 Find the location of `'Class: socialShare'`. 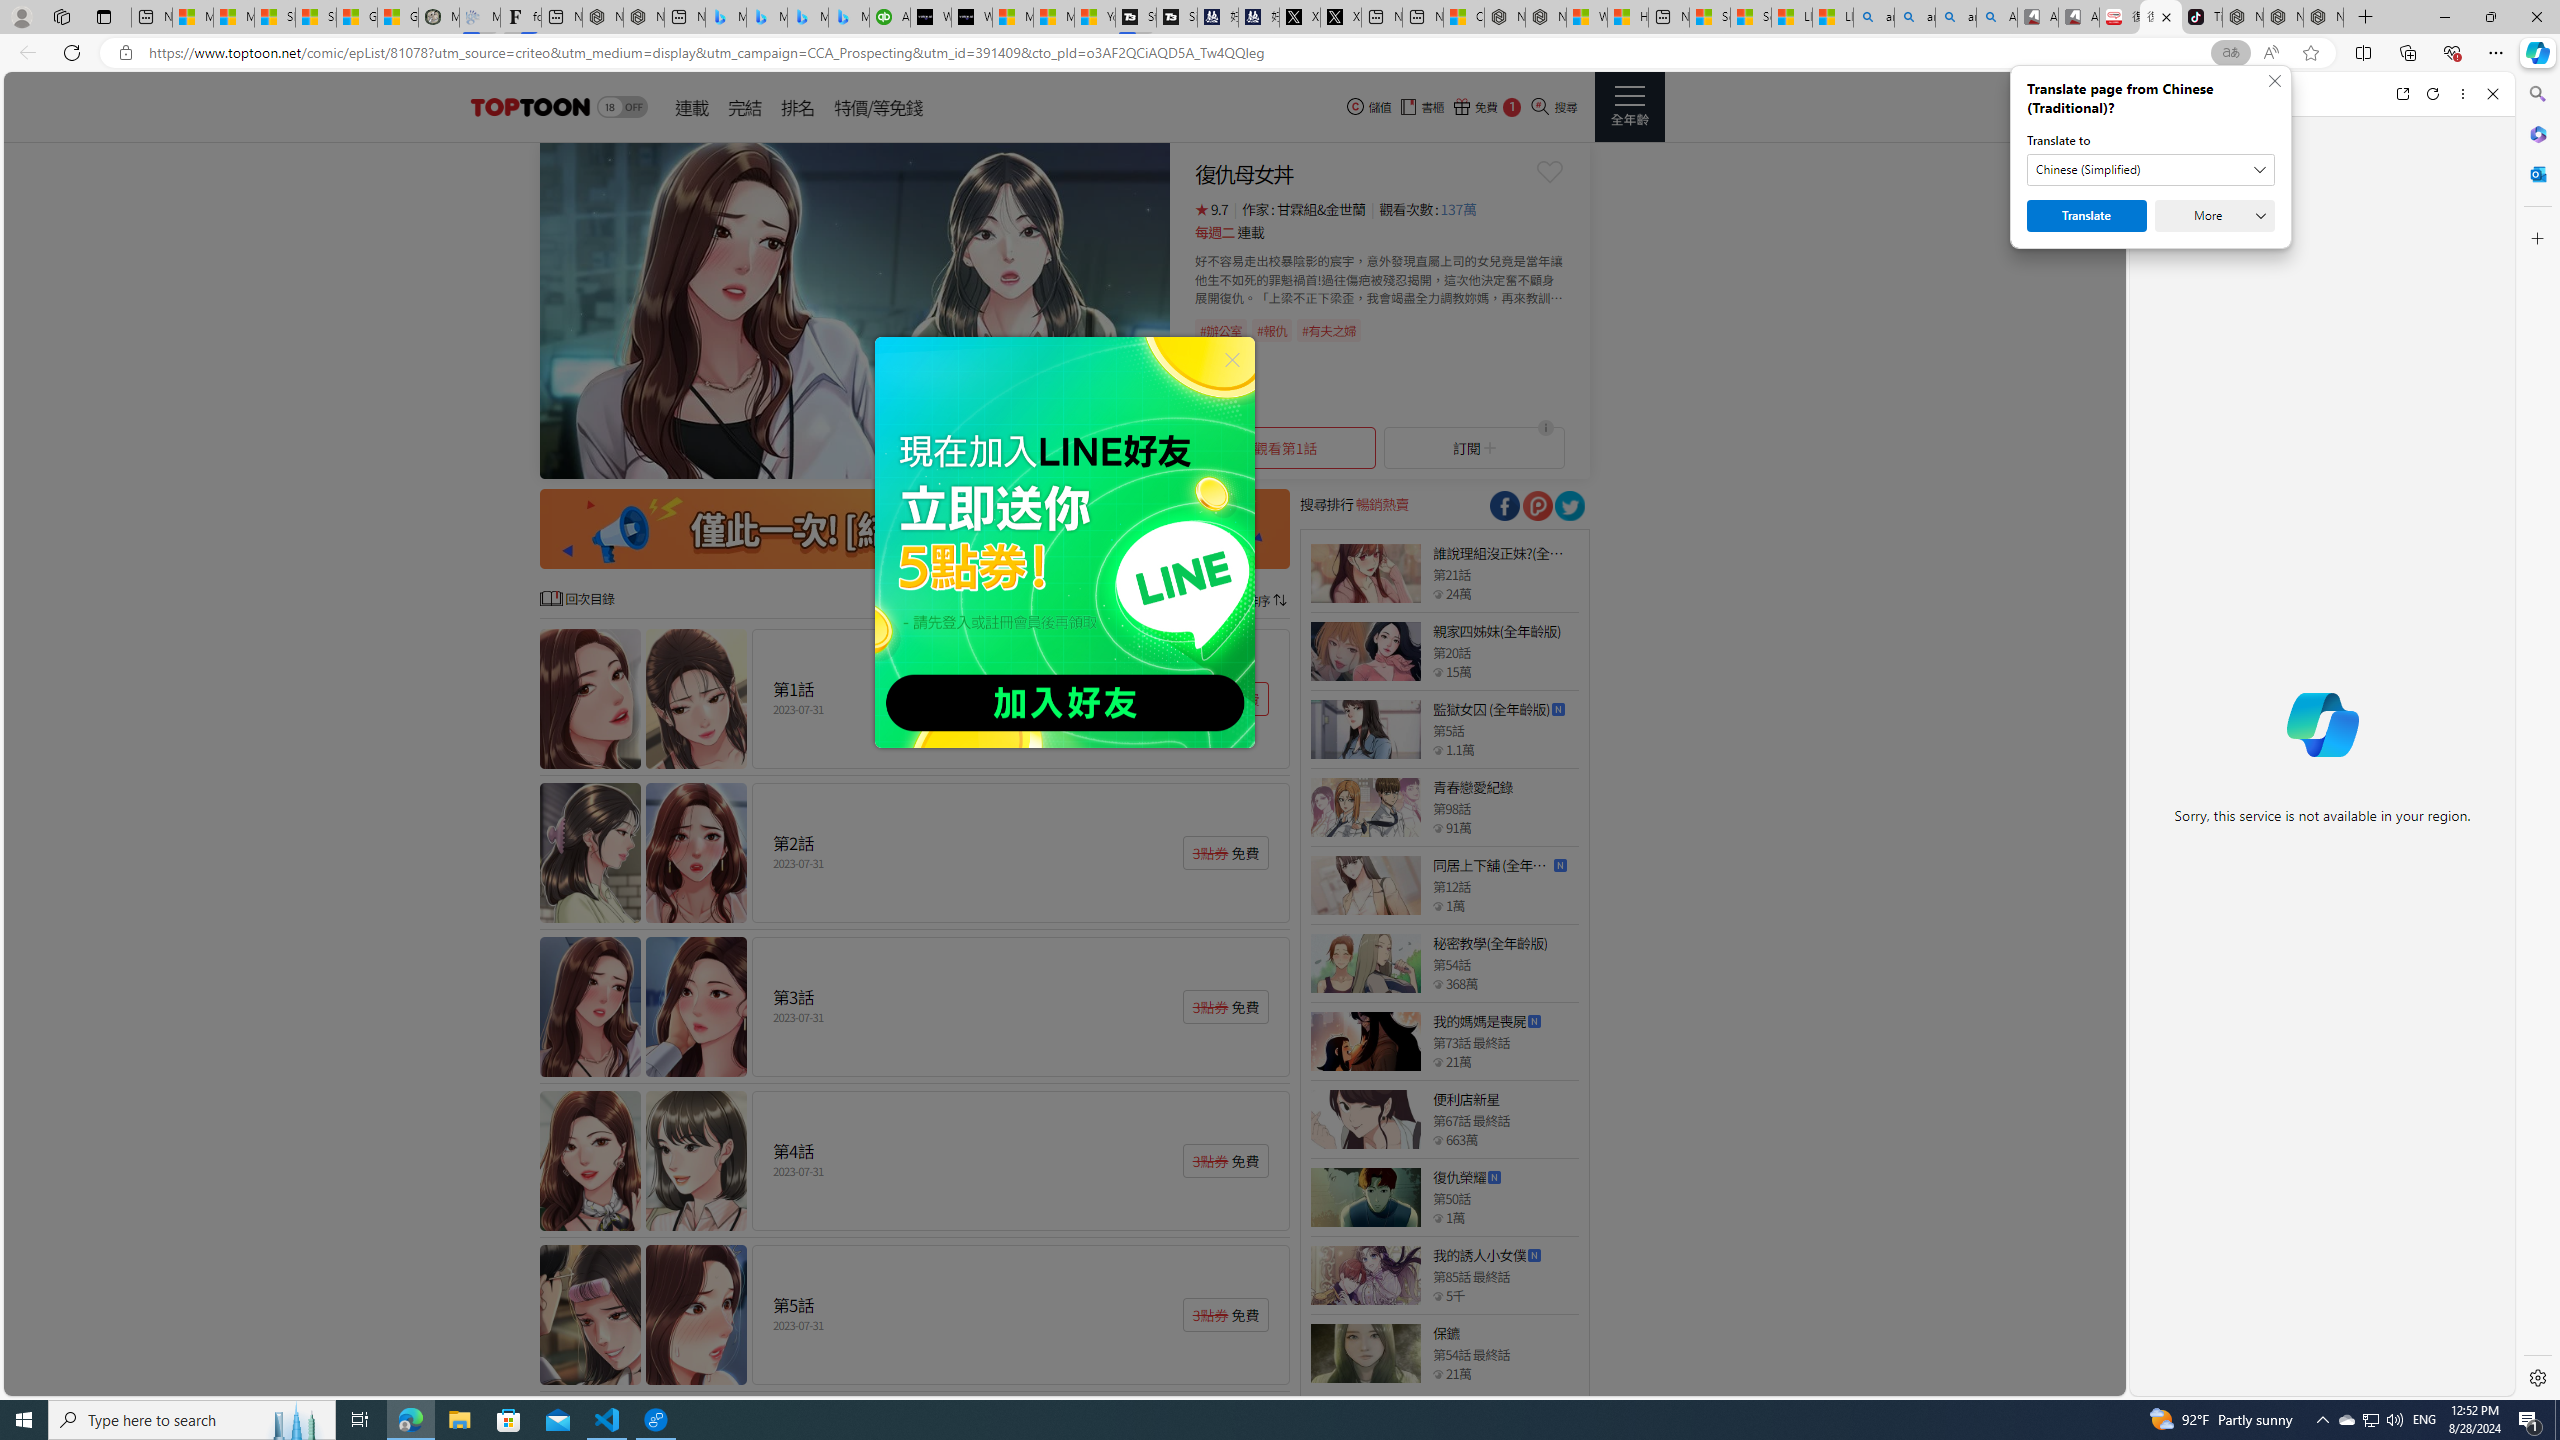

'Class: socialShare' is located at coordinates (1569, 505).